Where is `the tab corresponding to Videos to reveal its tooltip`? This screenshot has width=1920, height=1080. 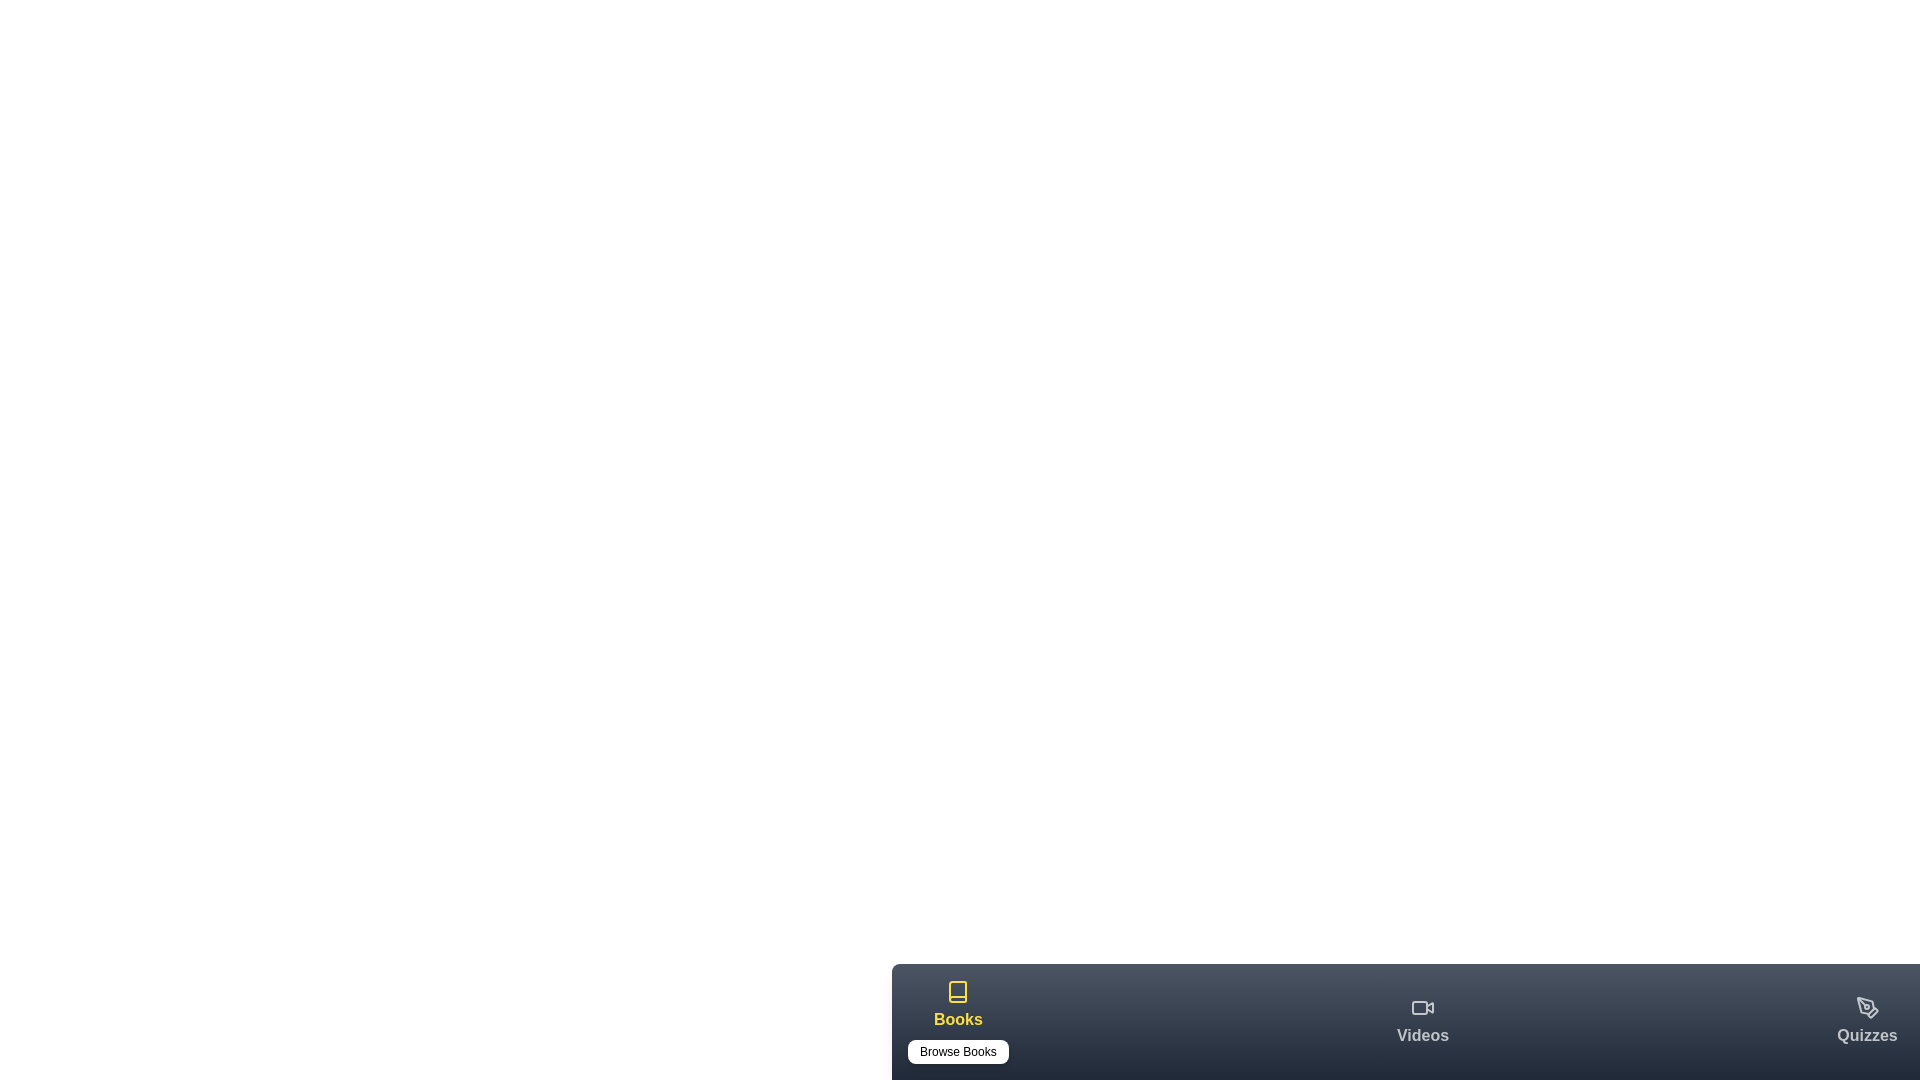
the tab corresponding to Videos to reveal its tooltip is located at coordinates (1421, 1022).